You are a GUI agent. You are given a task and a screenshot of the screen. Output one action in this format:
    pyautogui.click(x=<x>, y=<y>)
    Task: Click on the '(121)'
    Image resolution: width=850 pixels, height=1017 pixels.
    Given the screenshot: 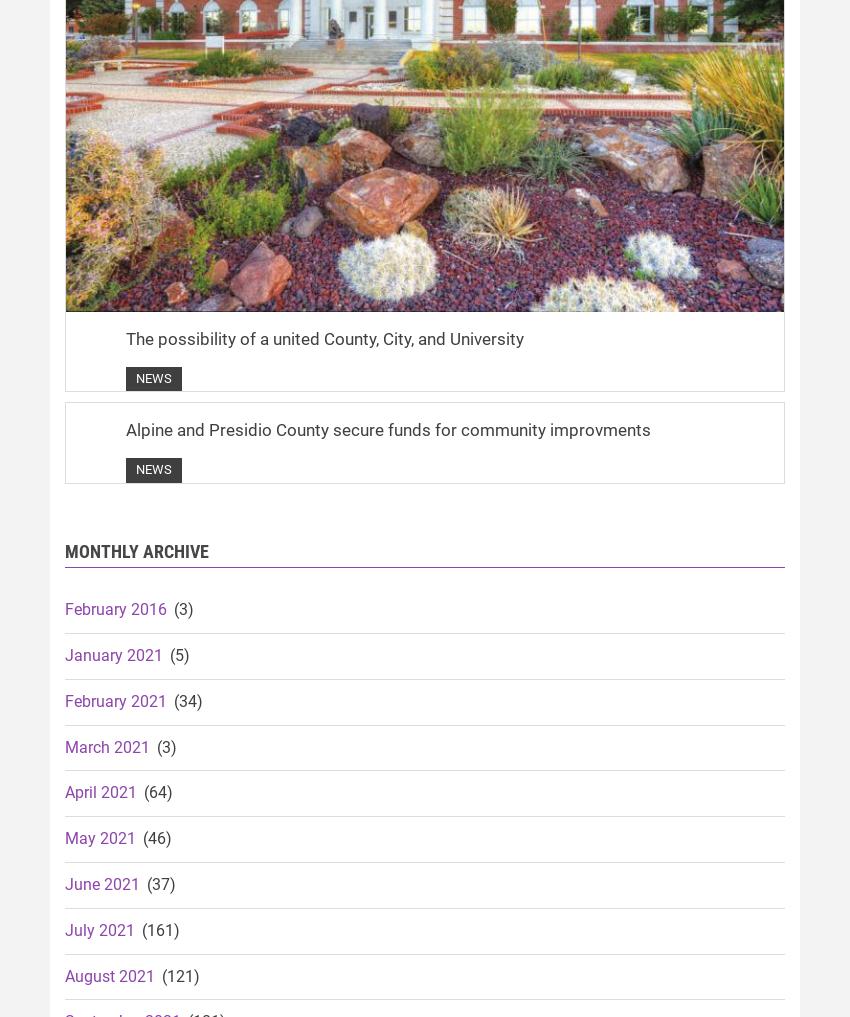 What is the action you would take?
    pyautogui.click(x=178, y=975)
    